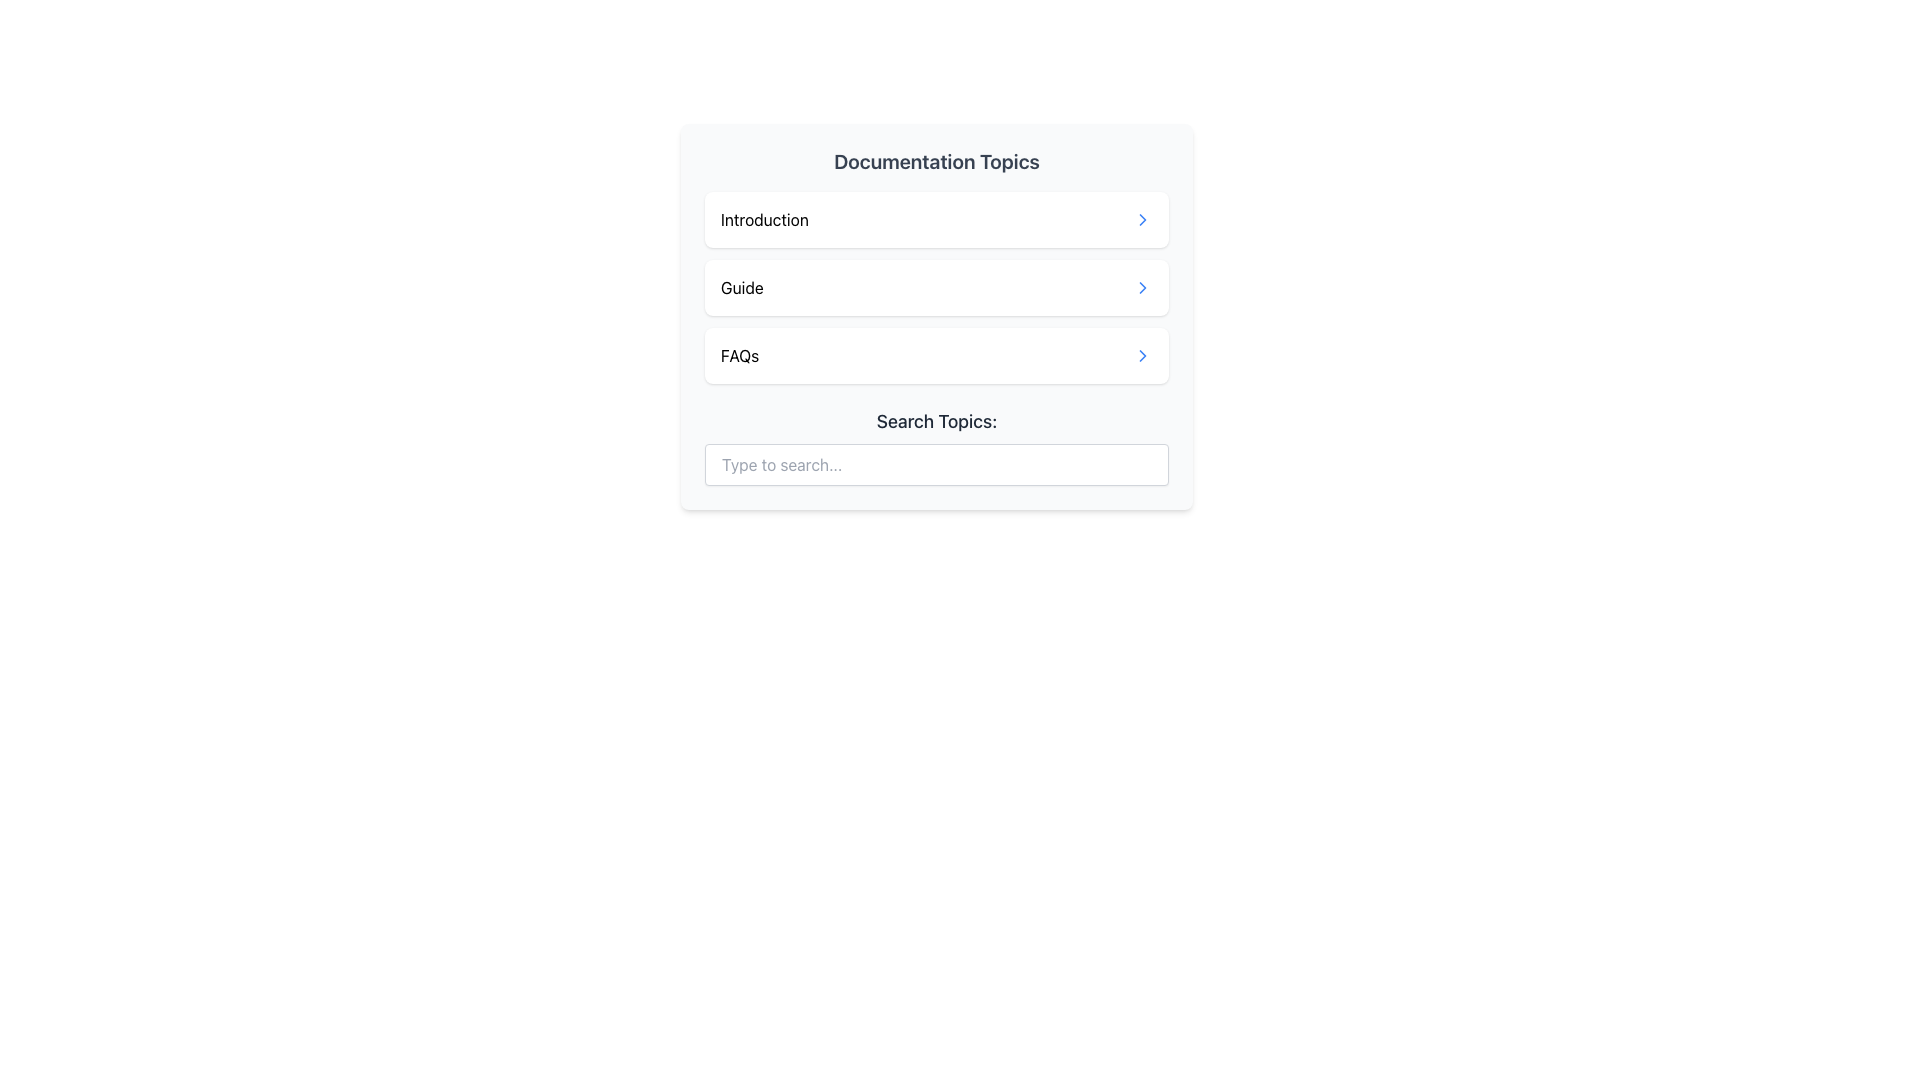  What do you see at coordinates (935, 420) in the screenshot?
I see `the text label that displays 'Search Topics:' in bold, medium-sized dark gray font, located below the list of links and above the search input box` at bounding box center [935, 420].